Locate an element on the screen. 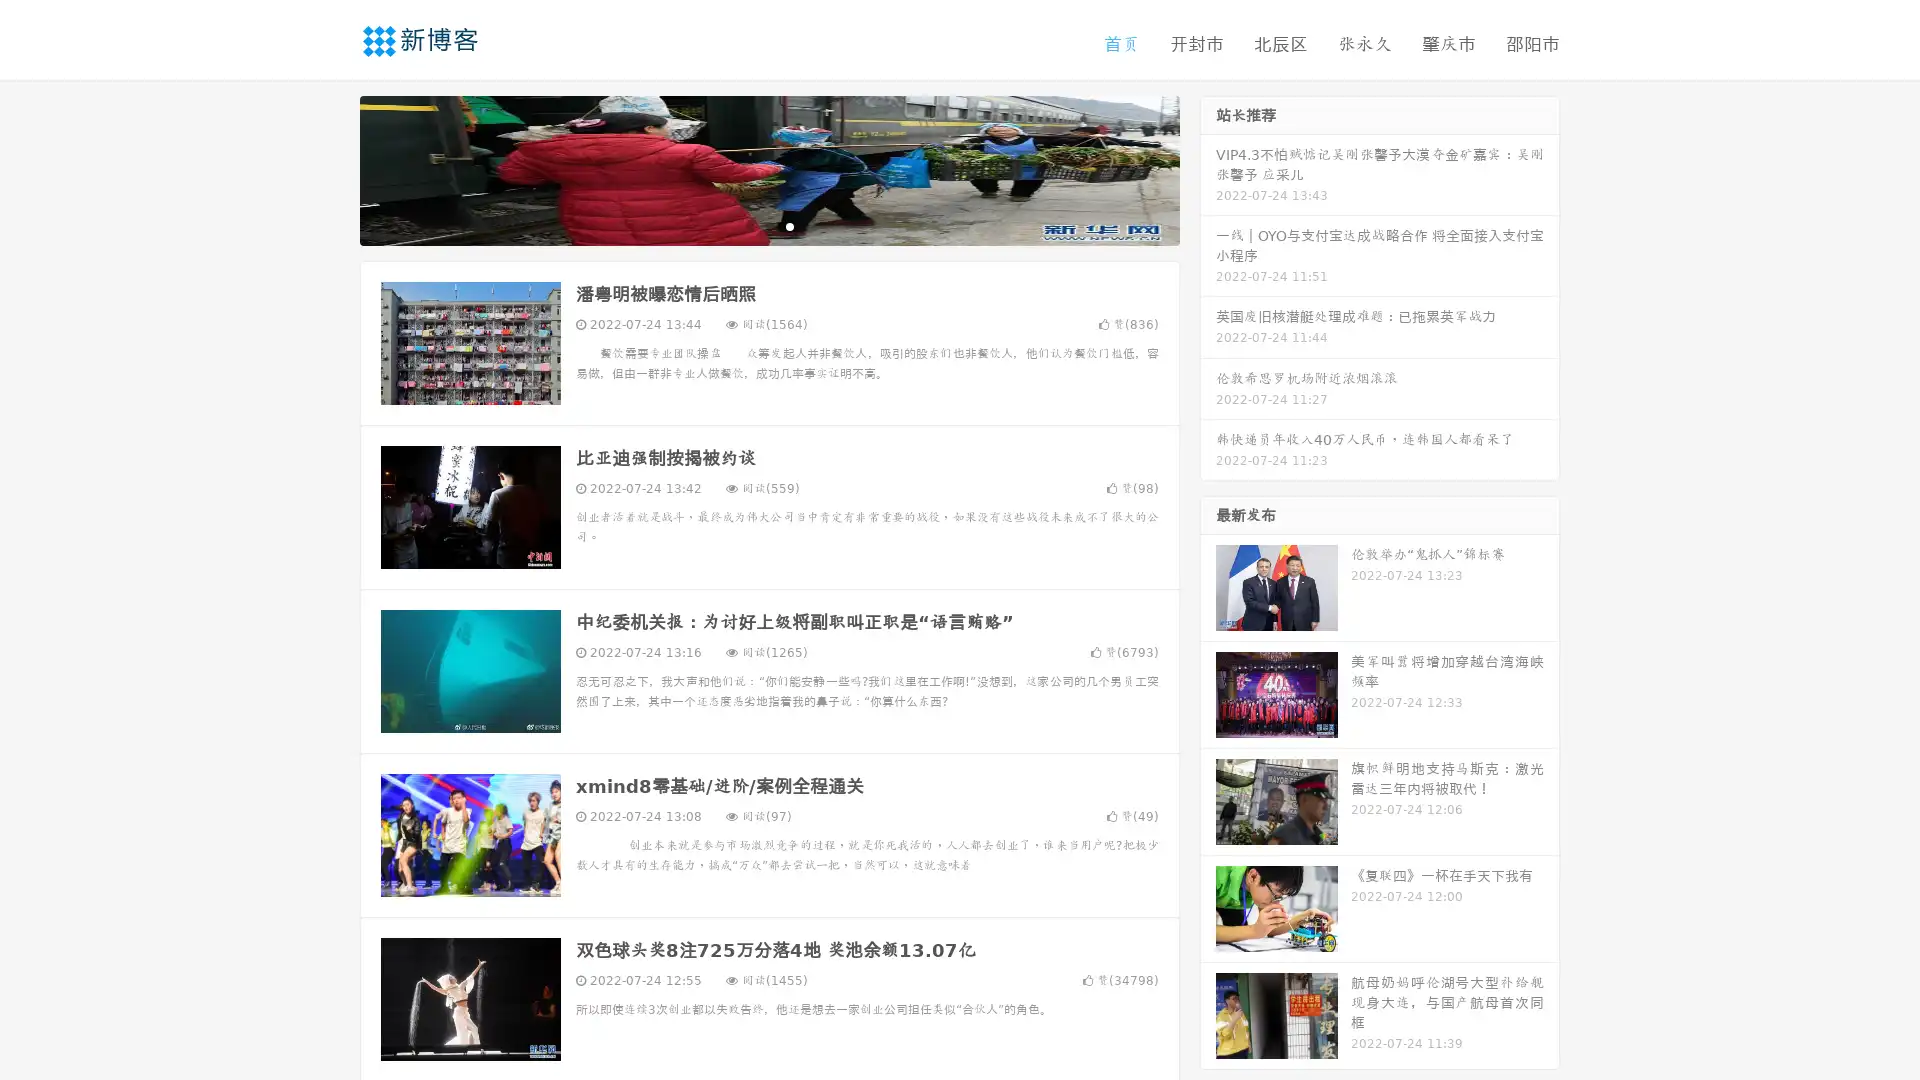 This screenshot has height=1080, width=1920. Go to slide 1 is located at coordinates (748, 225).